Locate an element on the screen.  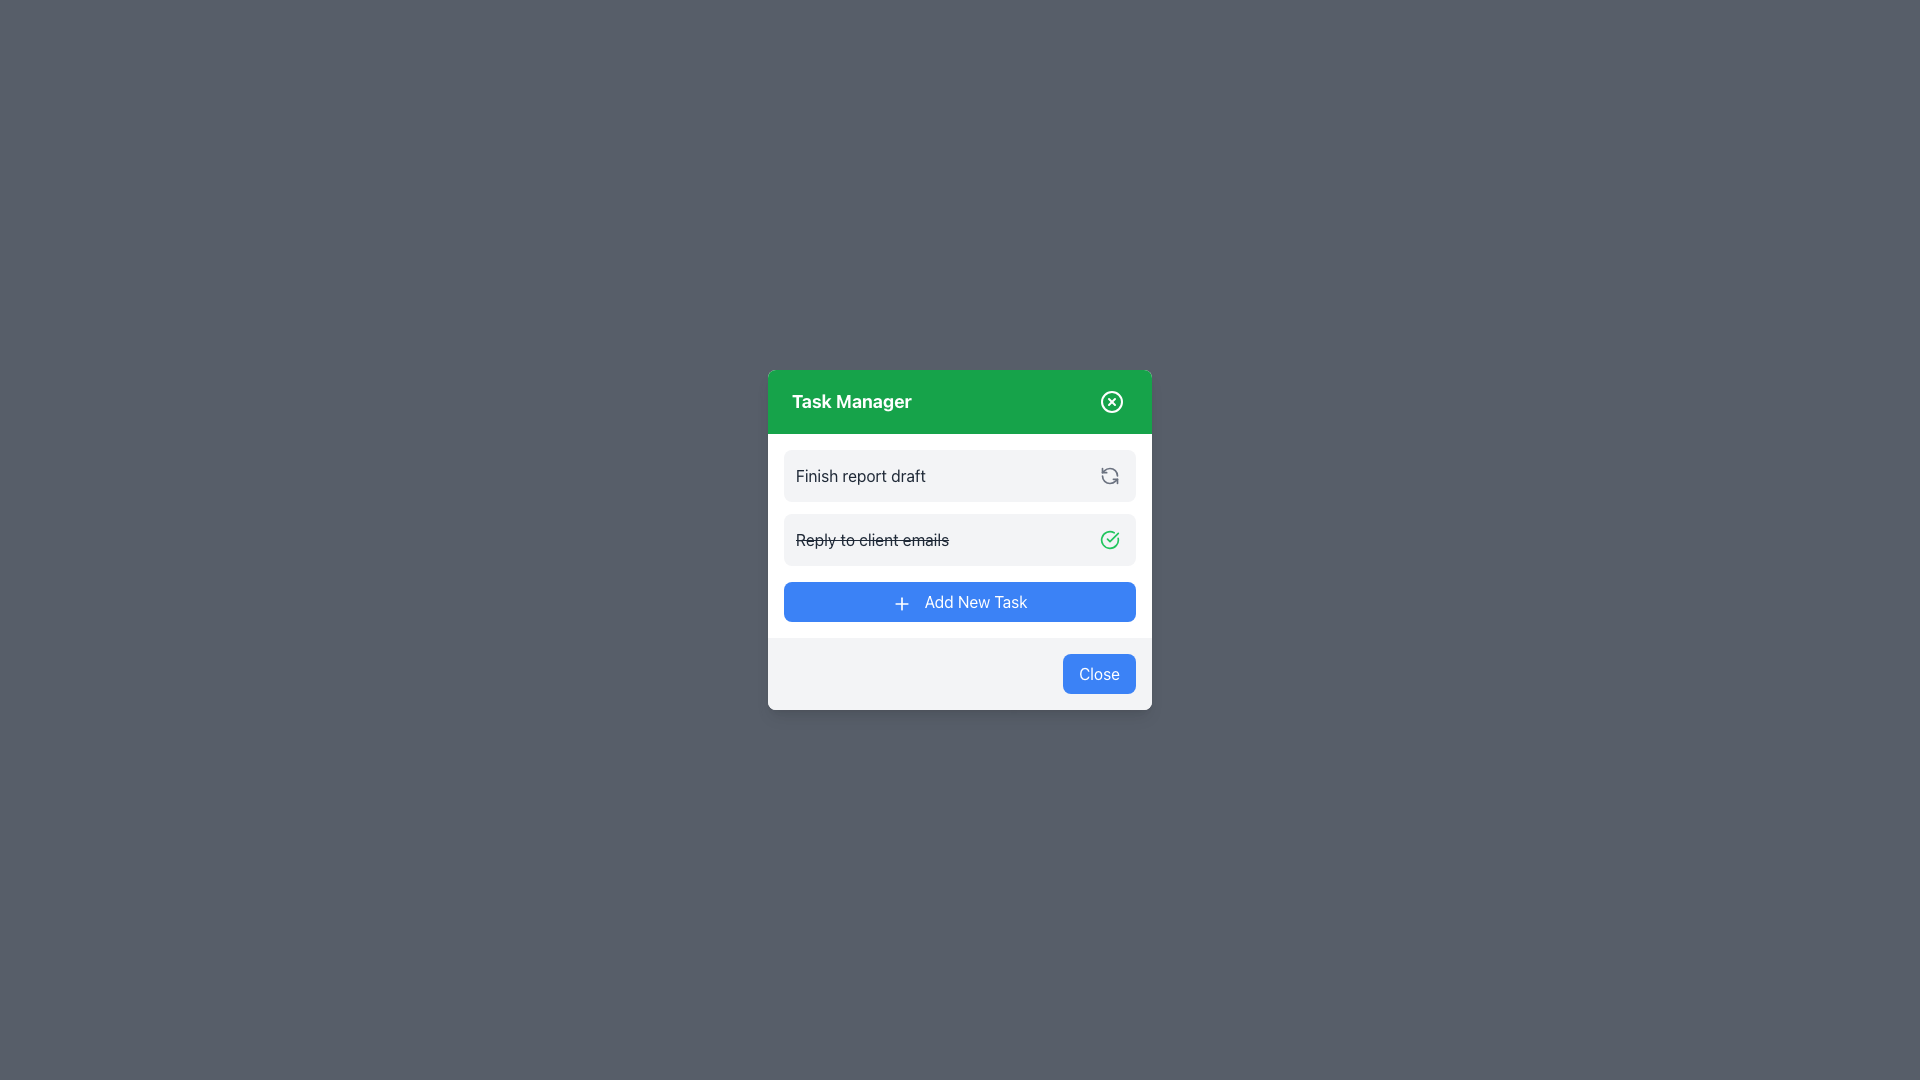
the SVG Icon located to the right of the text 'Reply to client emails' in the Task Manager section to indicate its status is located at coordinates (1108, 540).